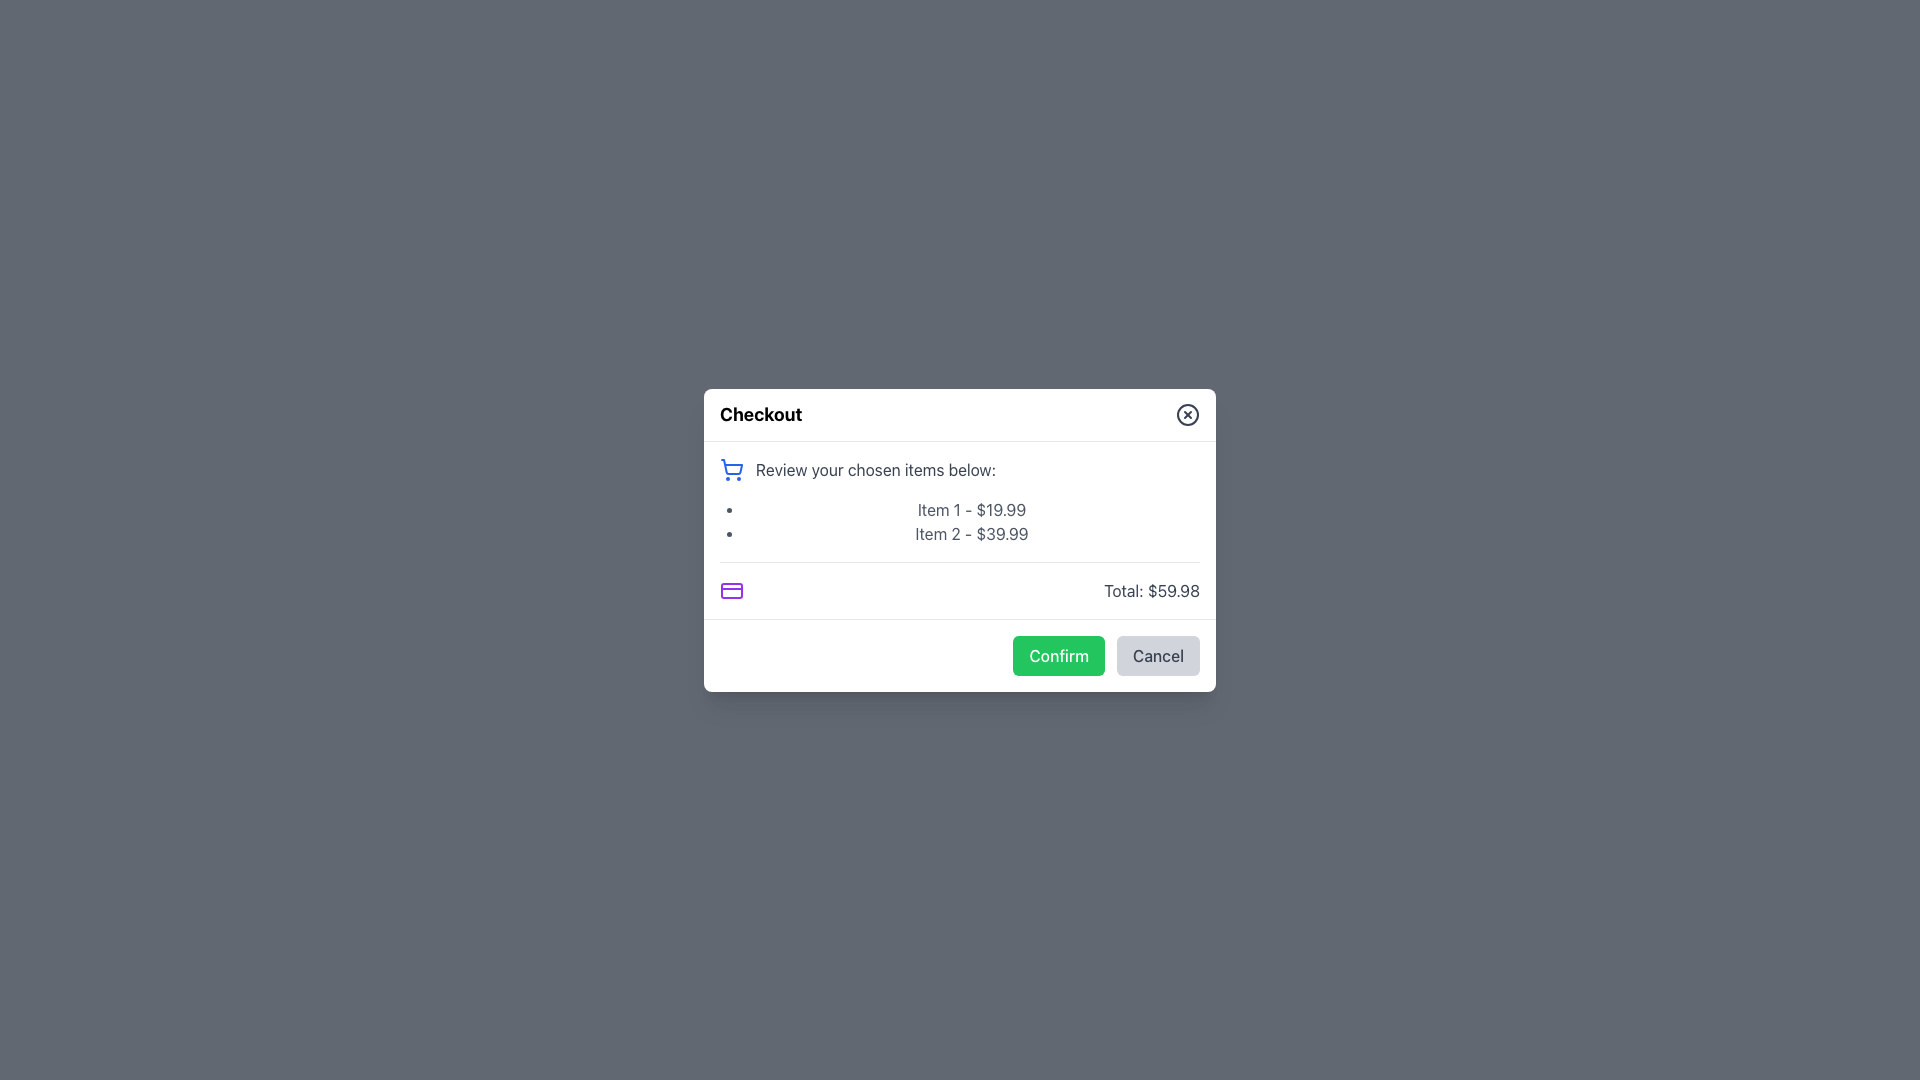 This screenshot has width=1920, height=1080. I want to click on text 'Checkout' displayed prominently at the top left of the modal's header, so click(760, 413).